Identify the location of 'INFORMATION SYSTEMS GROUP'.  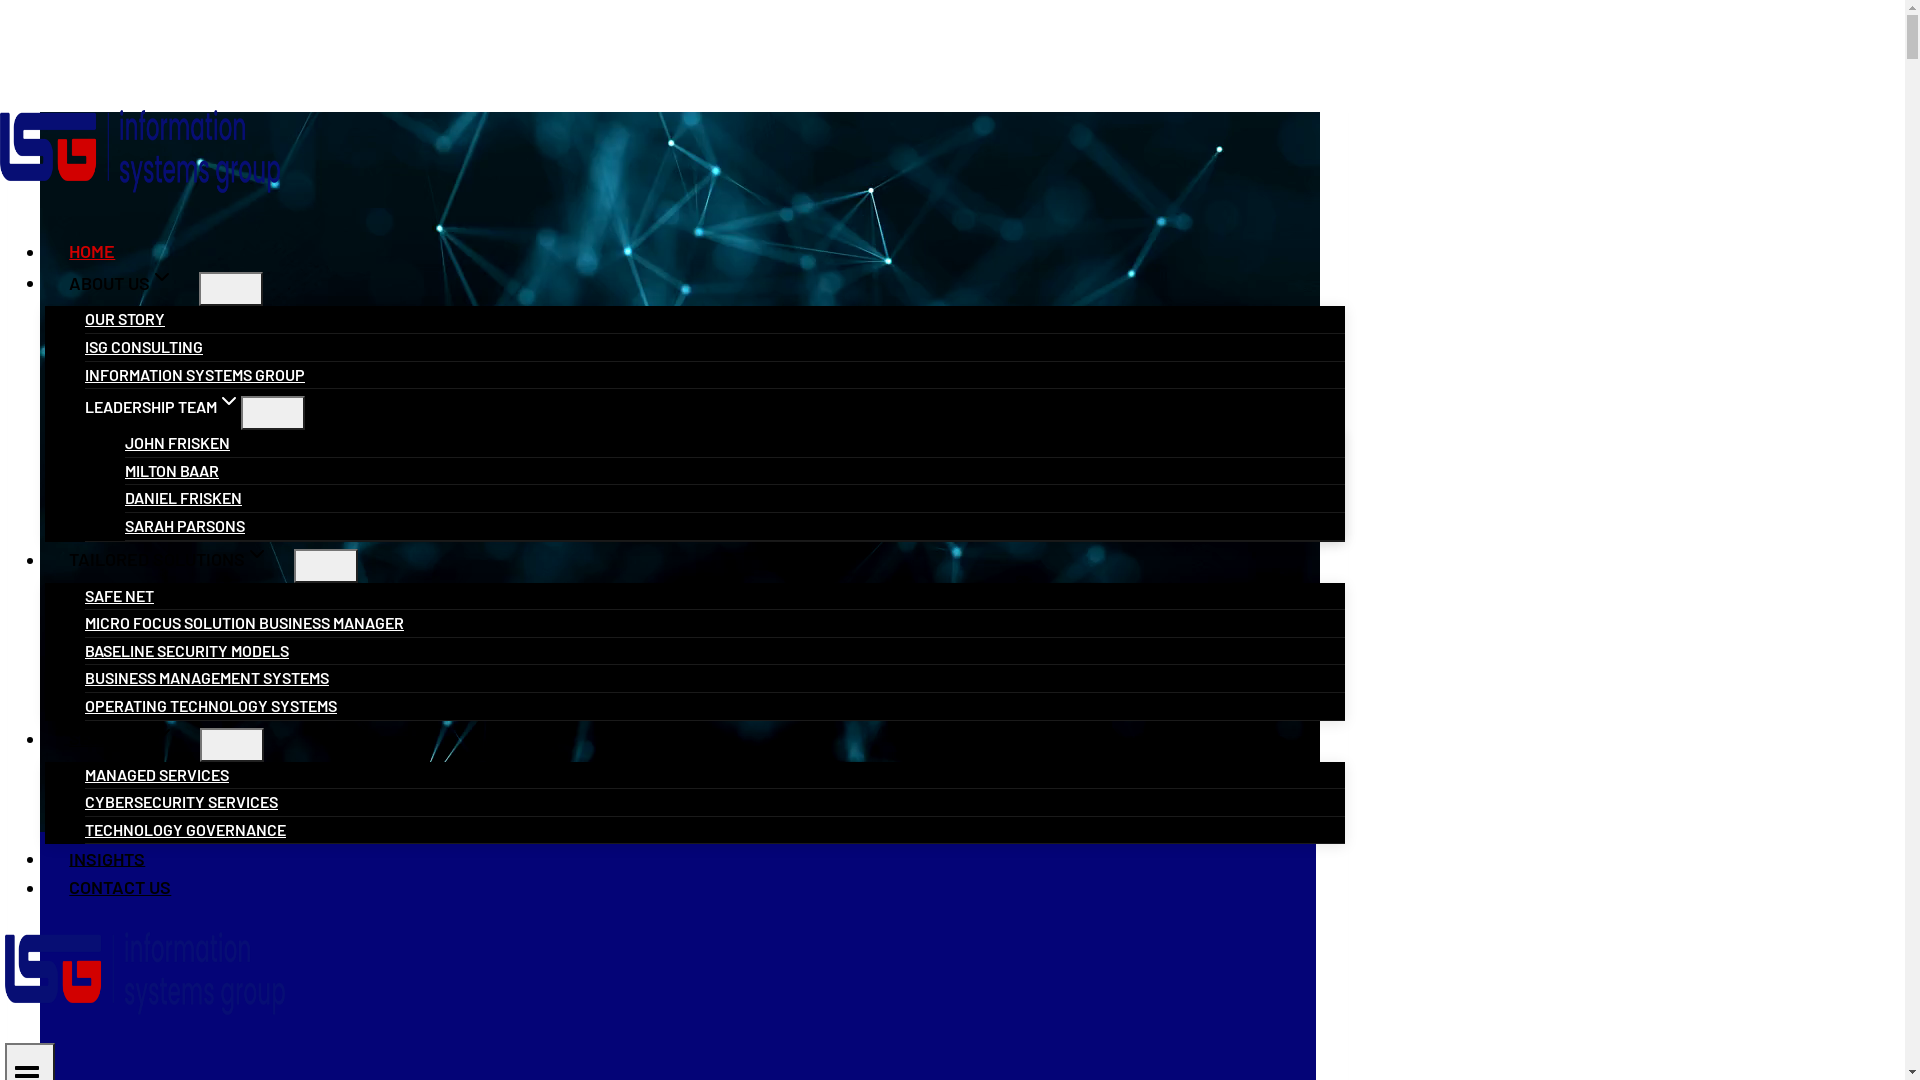
(195, 374).